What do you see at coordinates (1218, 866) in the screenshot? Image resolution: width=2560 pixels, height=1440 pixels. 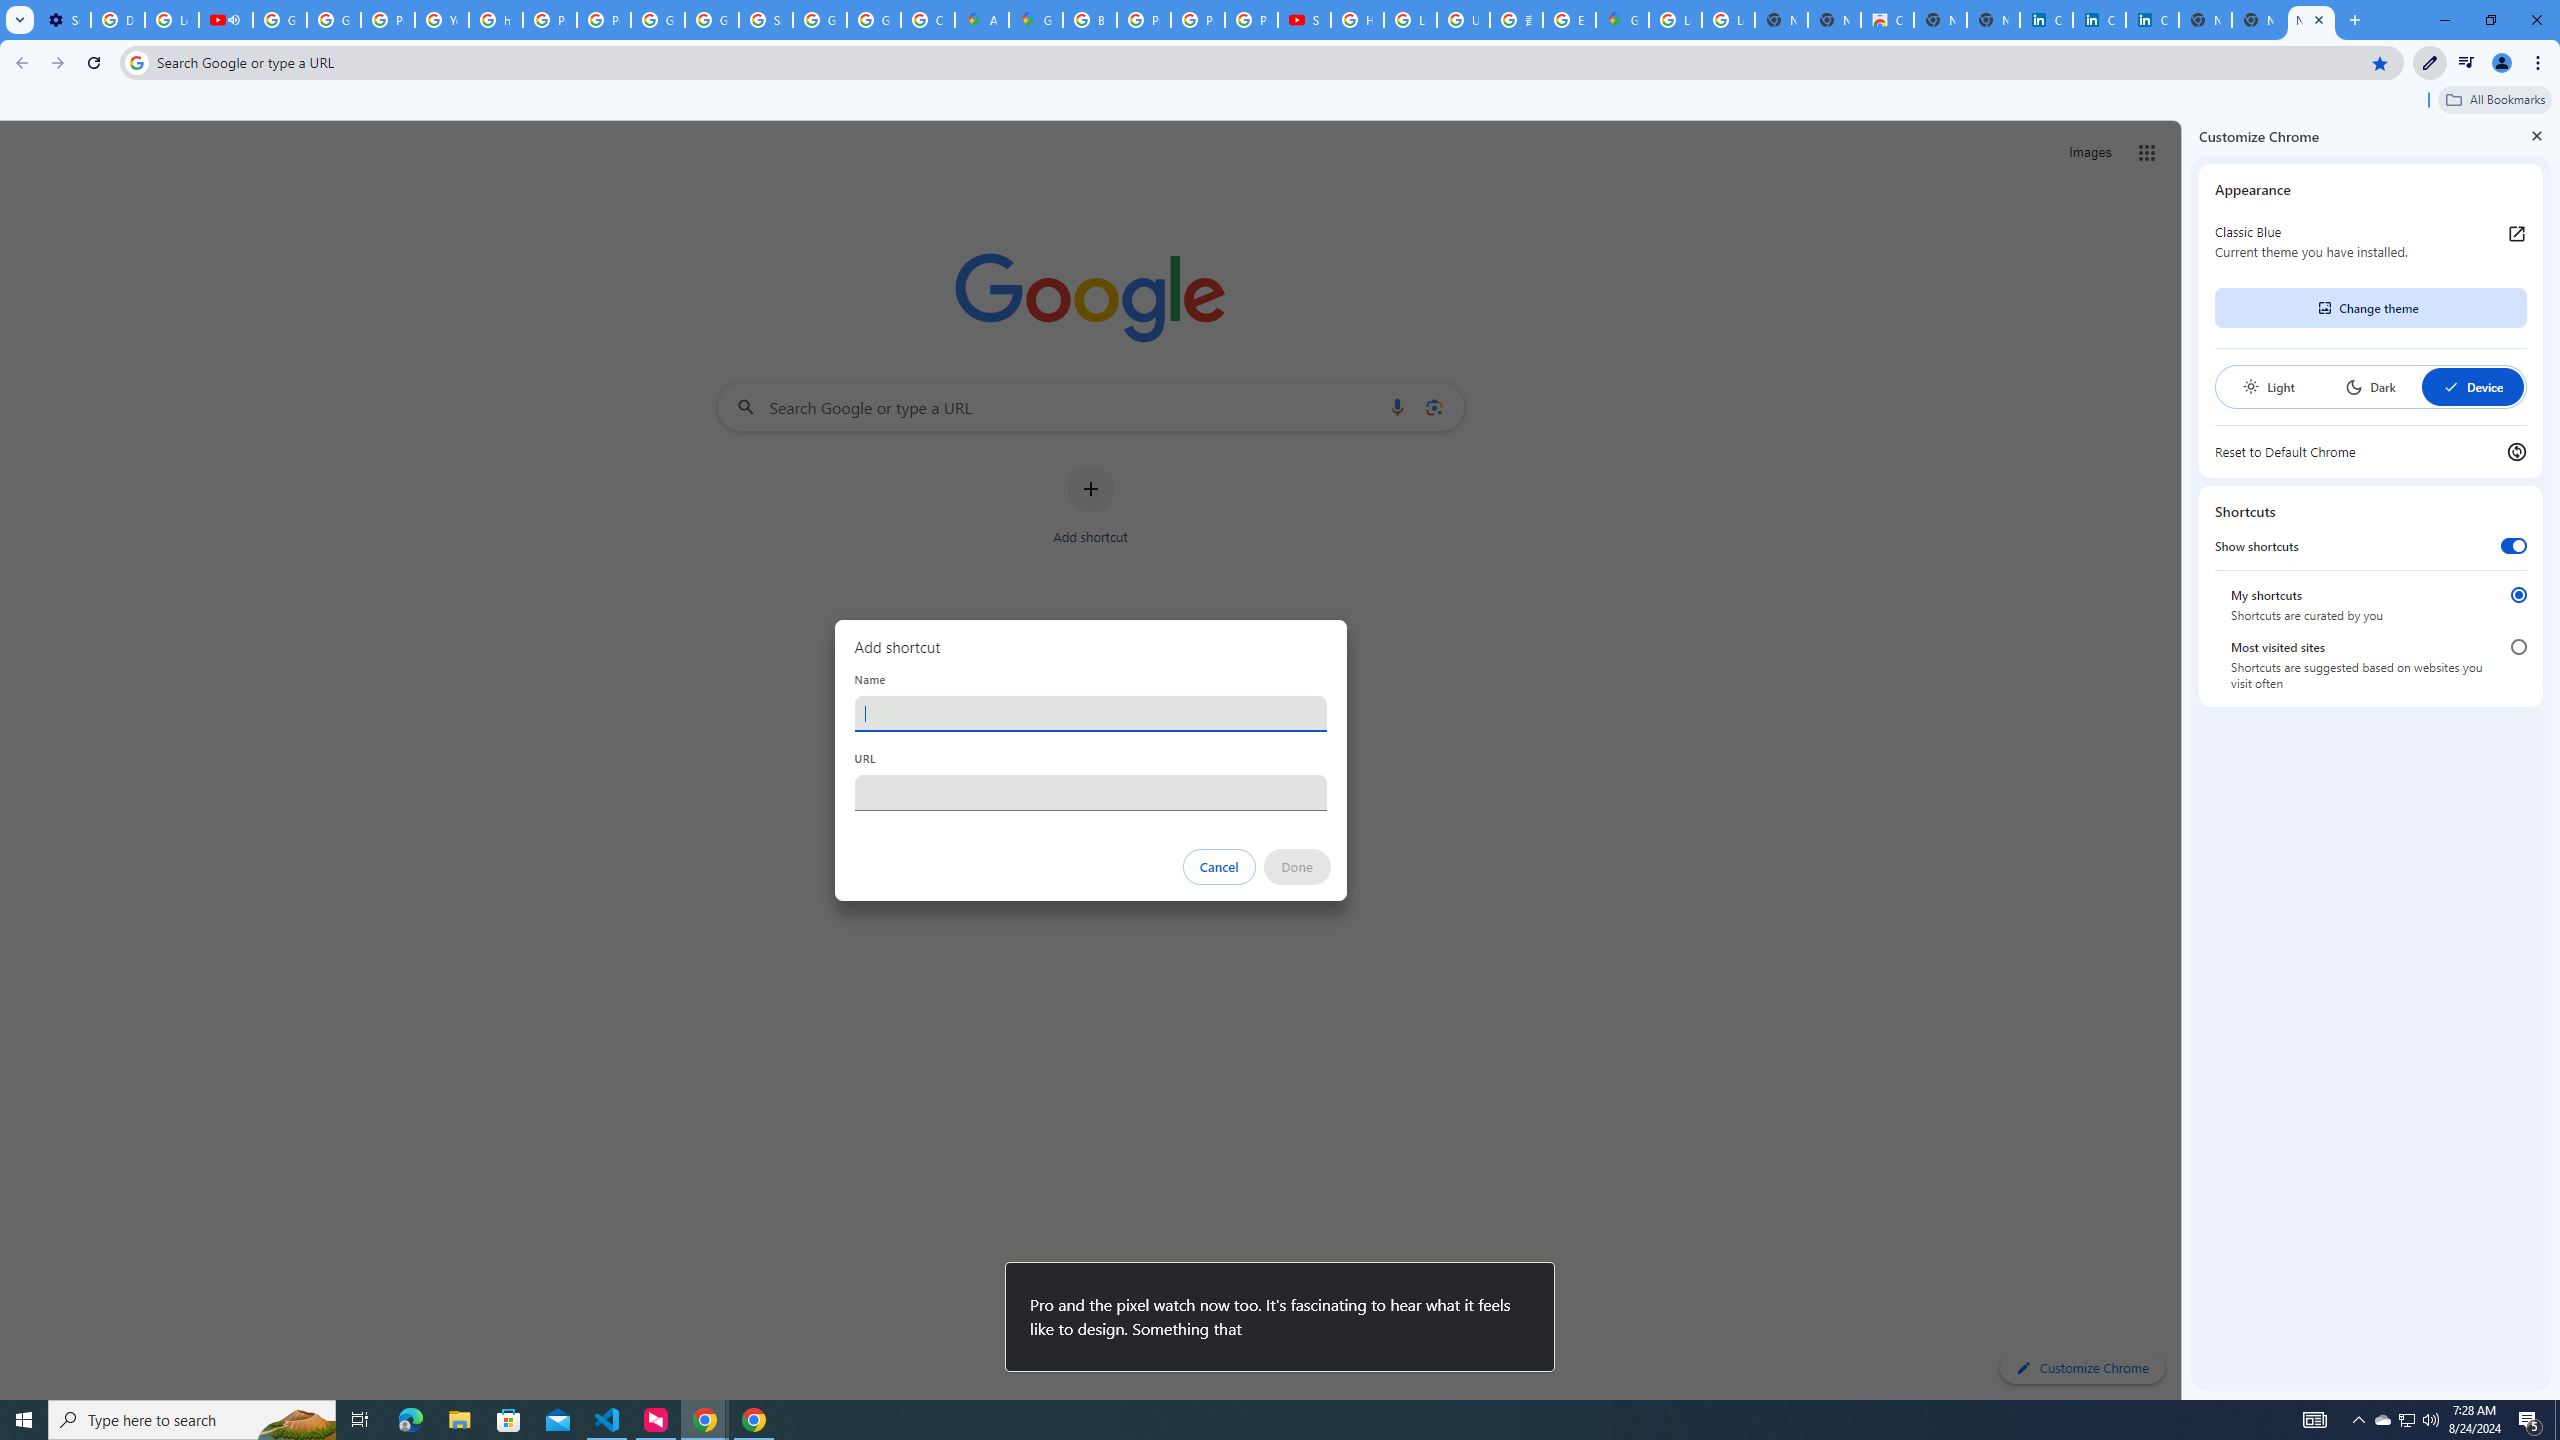 I see `'Cancel'` at bounding box center [1218, 866].